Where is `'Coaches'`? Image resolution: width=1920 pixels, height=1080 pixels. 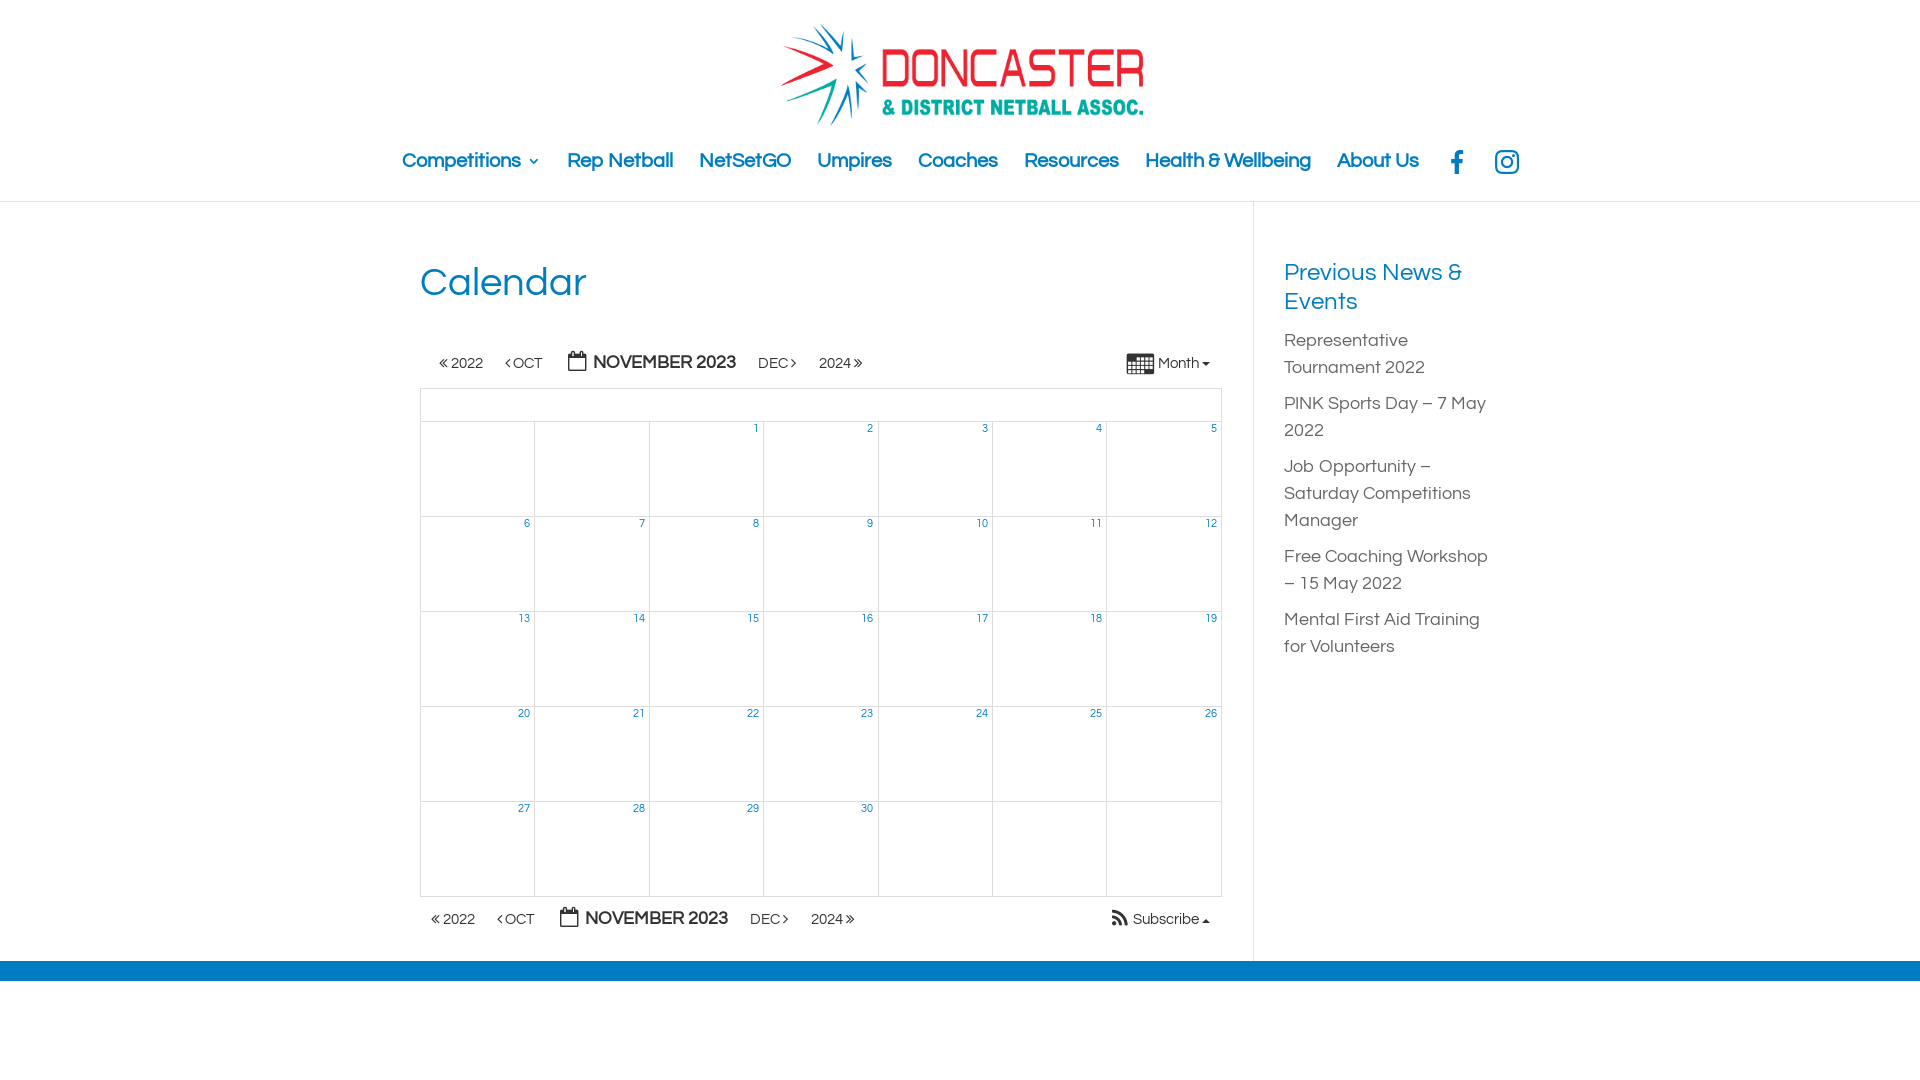
'Coaches' is located at coordinates (916, 173).